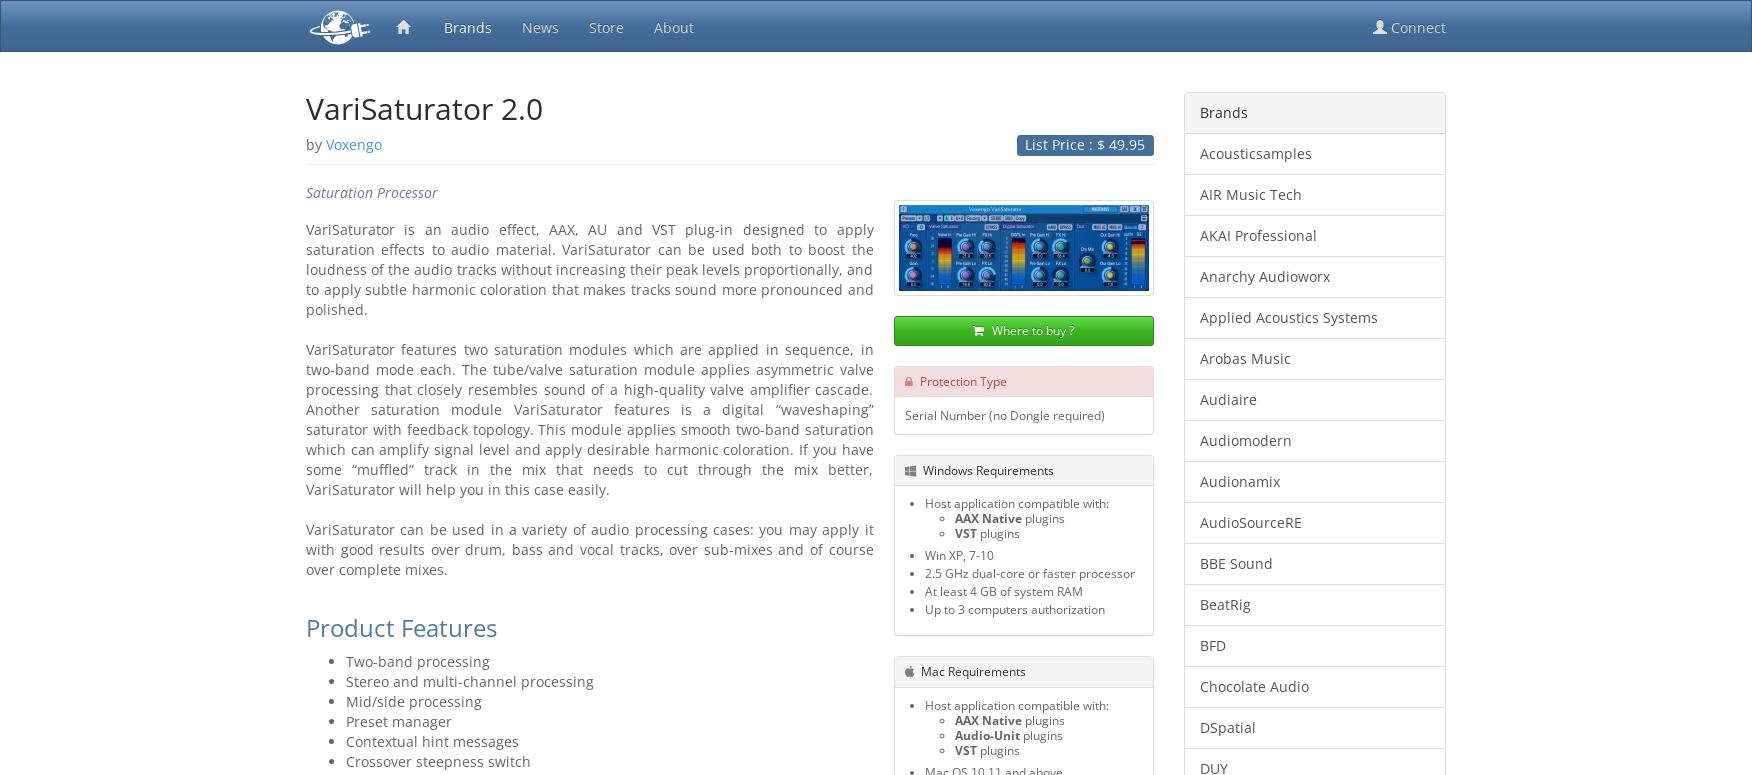 The width and height of the screenshot is (1752, 775). Describe the element at coordinates (346, 720) in the screenshot. I see `'Preset manager'` at that location.